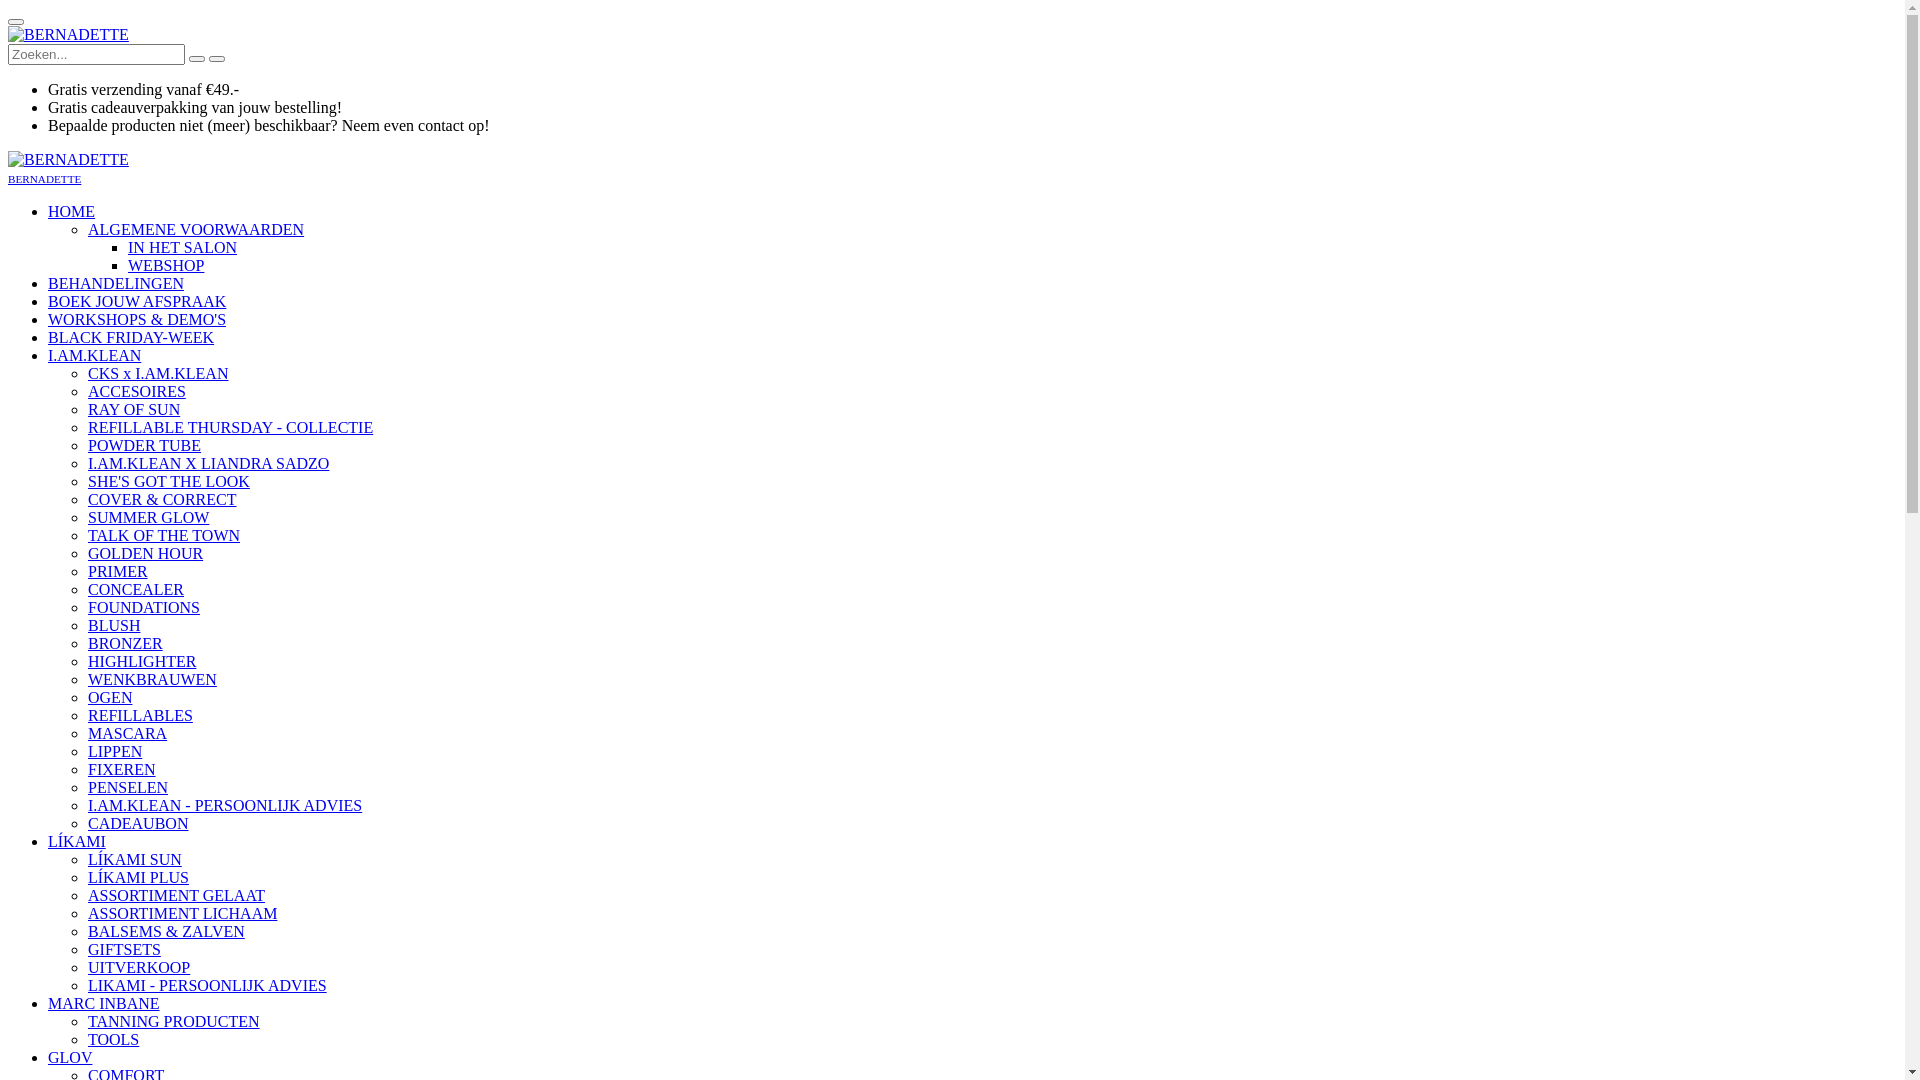 This screenshot has width=1920, height=1080. What do you see at coordinates (44, 176) in the screenshot?
I see `'BERNADETTE'` at bounding box center [44, 176].